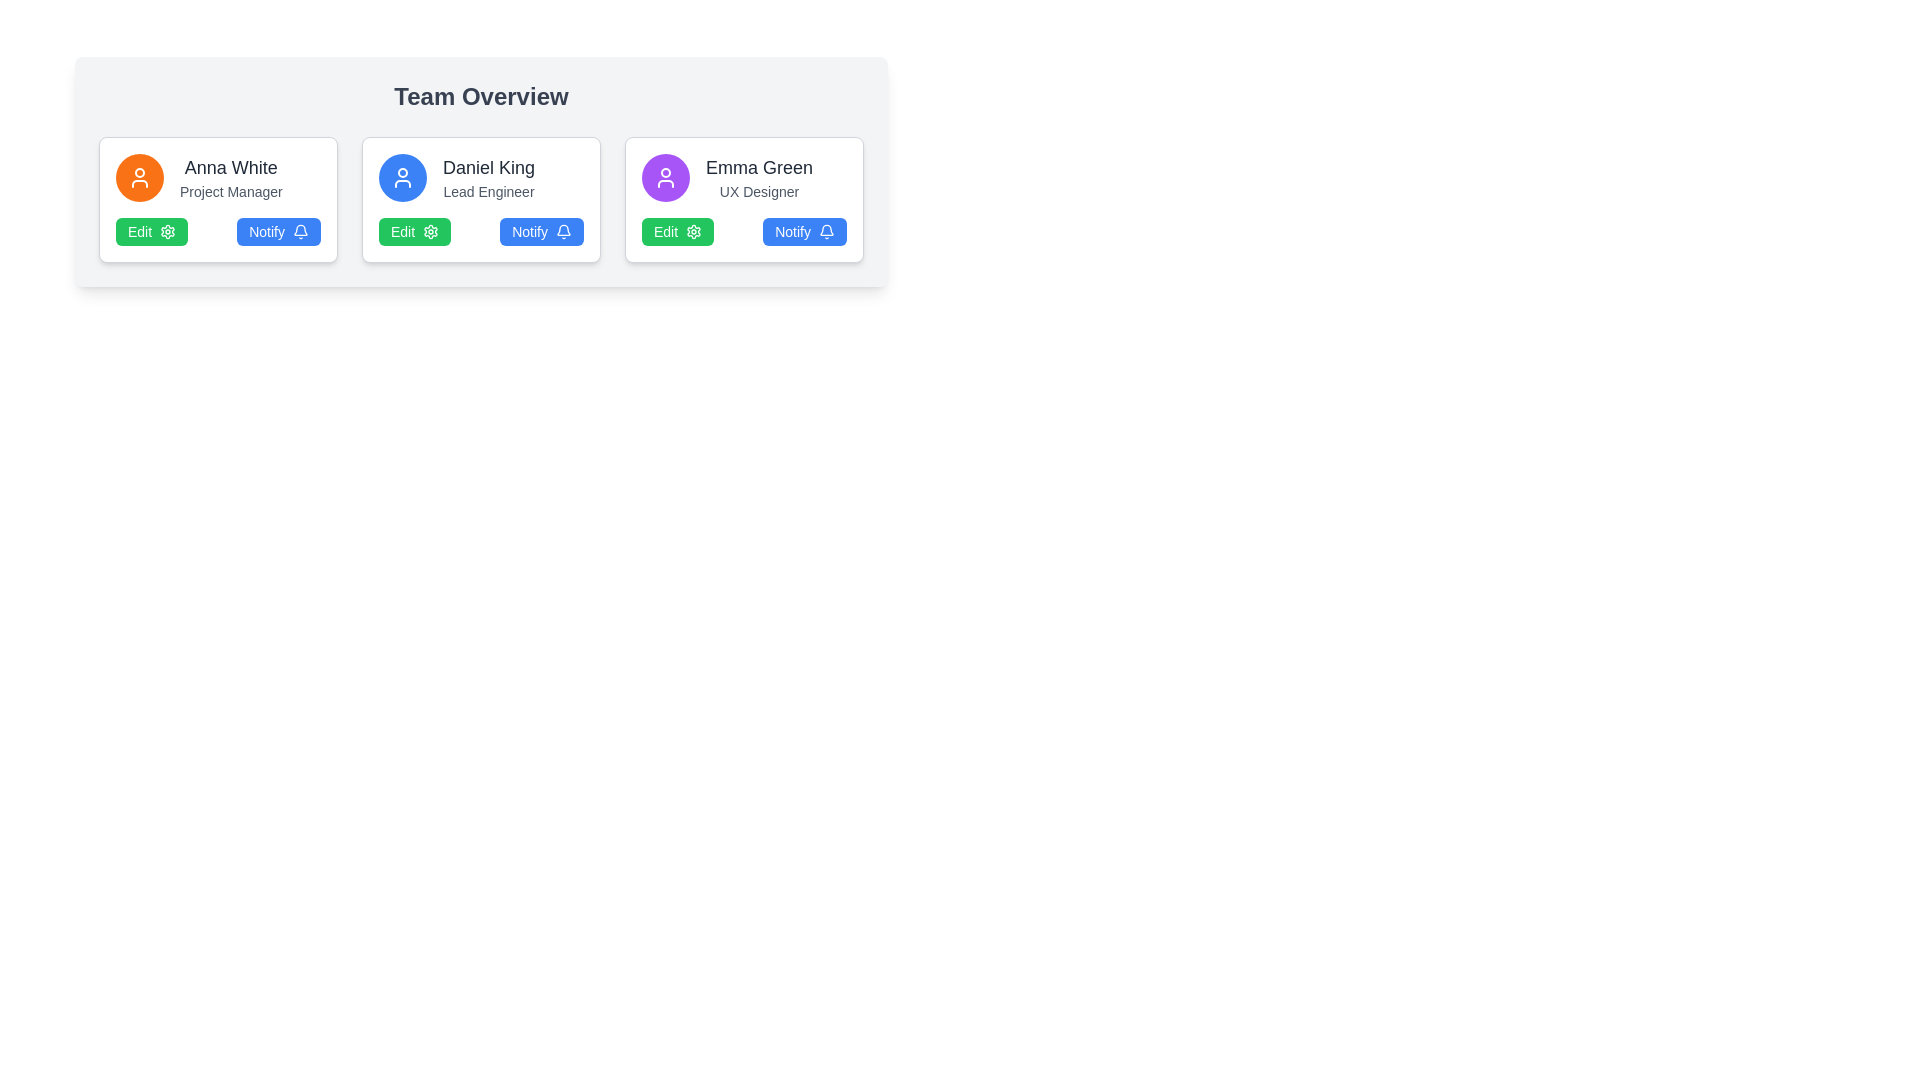 Image resolution: width=1920 pixels, height=1080 pixels. Describe the element at coordinates (678, 230) in the screenshot. I see `the edit button for 'Emma Green' in the Team Overview section` at that location.